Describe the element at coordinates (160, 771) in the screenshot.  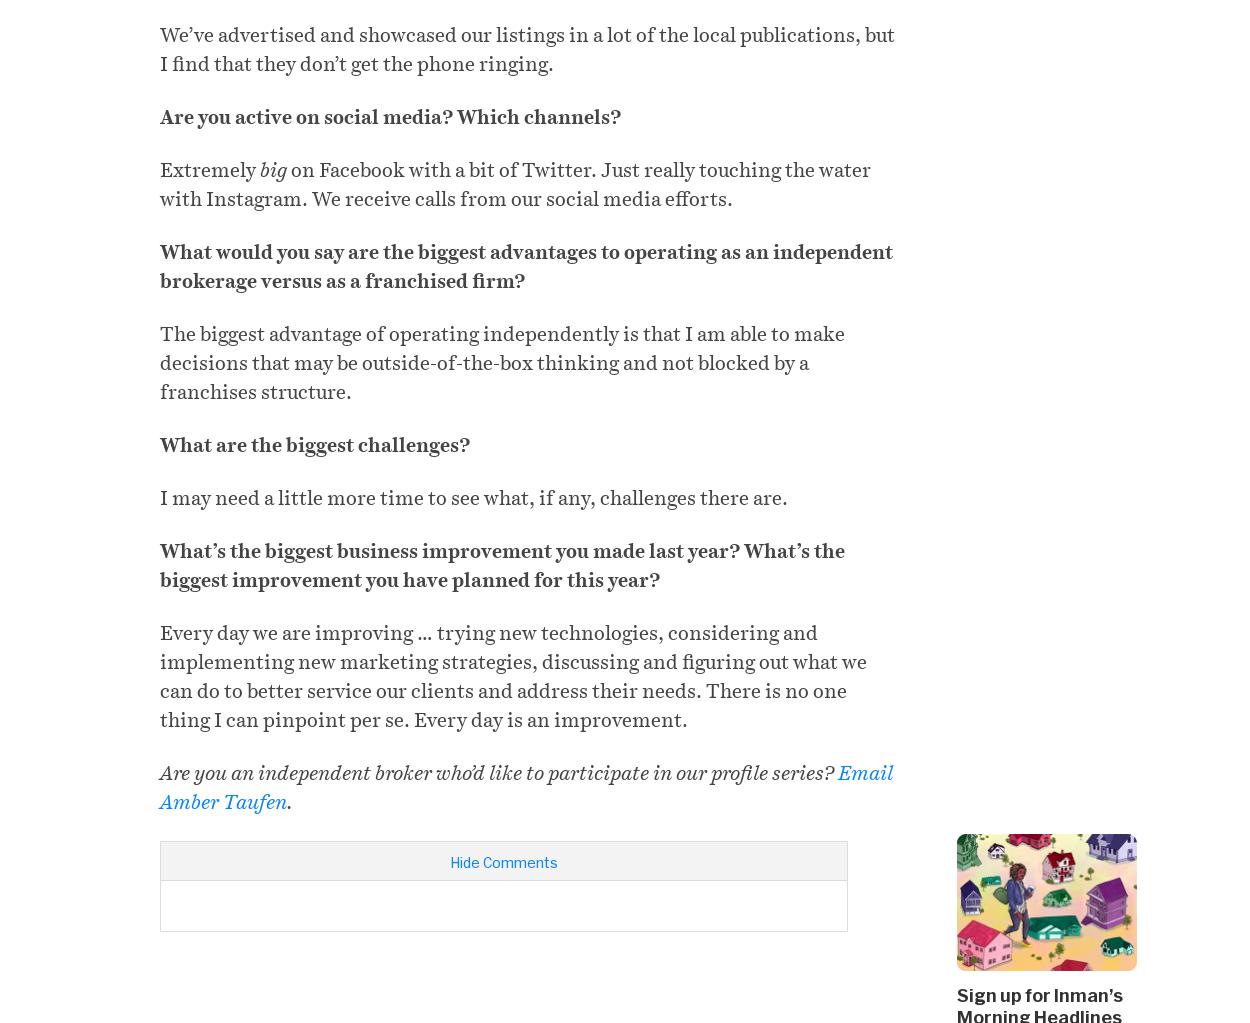
I see `'Are you an independent broker who’d like to participate in our profile series?'` at that location.